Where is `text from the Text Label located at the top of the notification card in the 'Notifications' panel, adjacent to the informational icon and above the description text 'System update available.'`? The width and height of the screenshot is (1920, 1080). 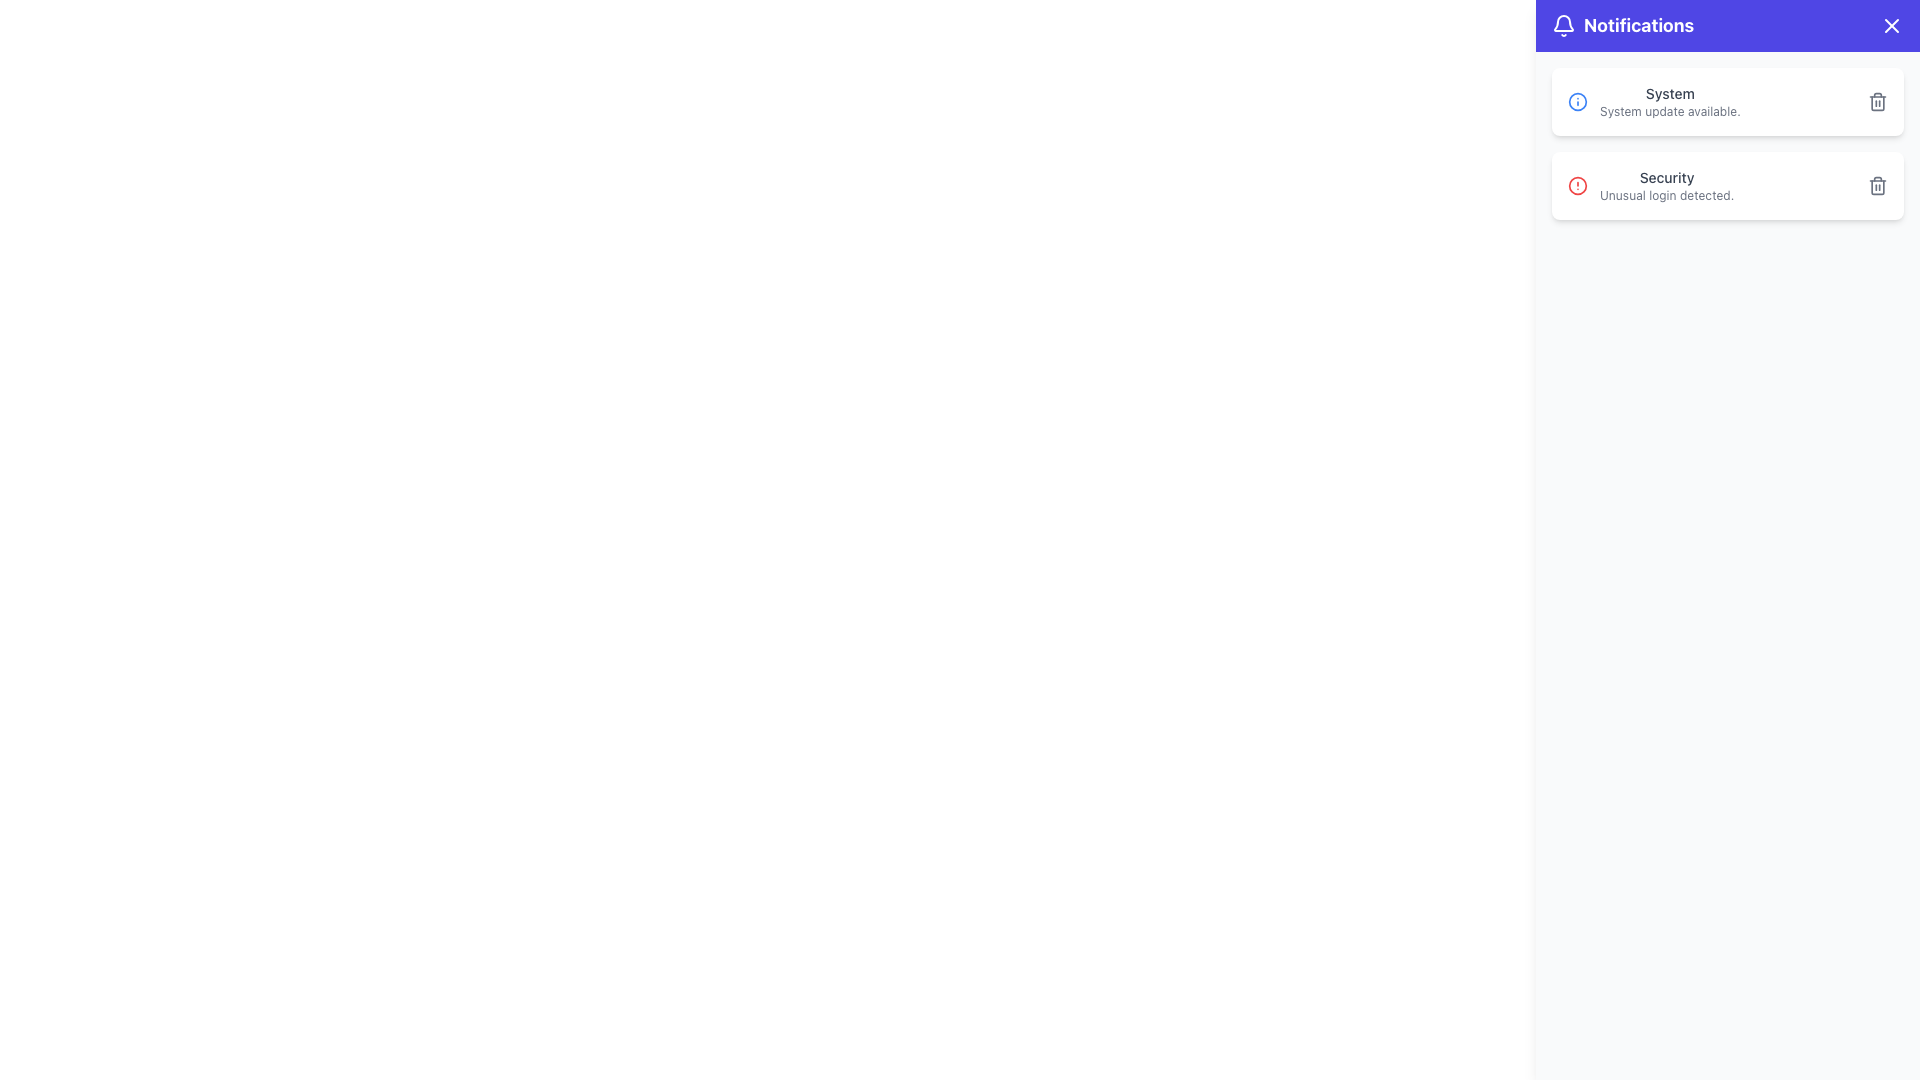
text from the Text Label located at the top of the notification card in the 'Notifications' panel, adjacent to the informational icon and above the description text 'System update available.' is located at coordinates (1670, 93).